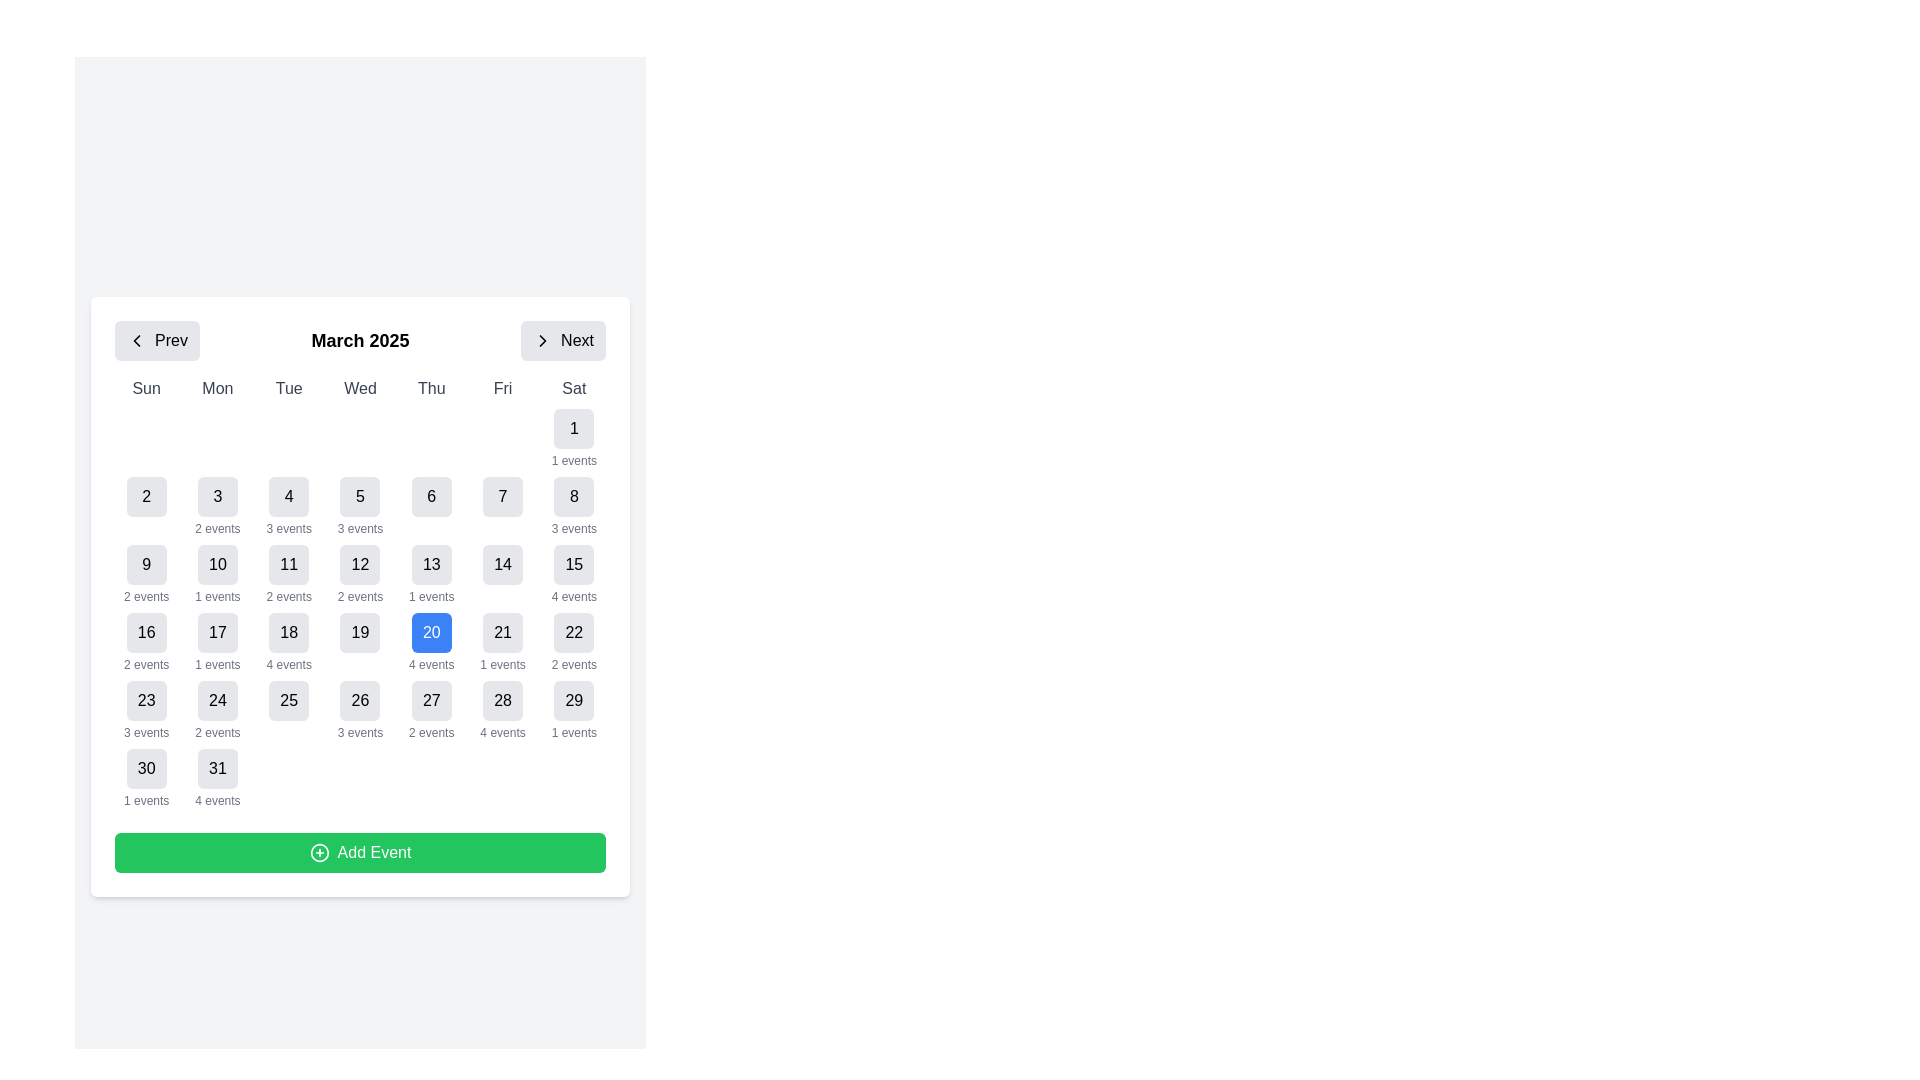 The width and height of the screenshot is (1920, 1080). What do you see at coordinates (562, 339) in the screenshot?
I see `the forward navigation button located in the upper-right corner of the calendar interface` at bounding box center [562, 339].